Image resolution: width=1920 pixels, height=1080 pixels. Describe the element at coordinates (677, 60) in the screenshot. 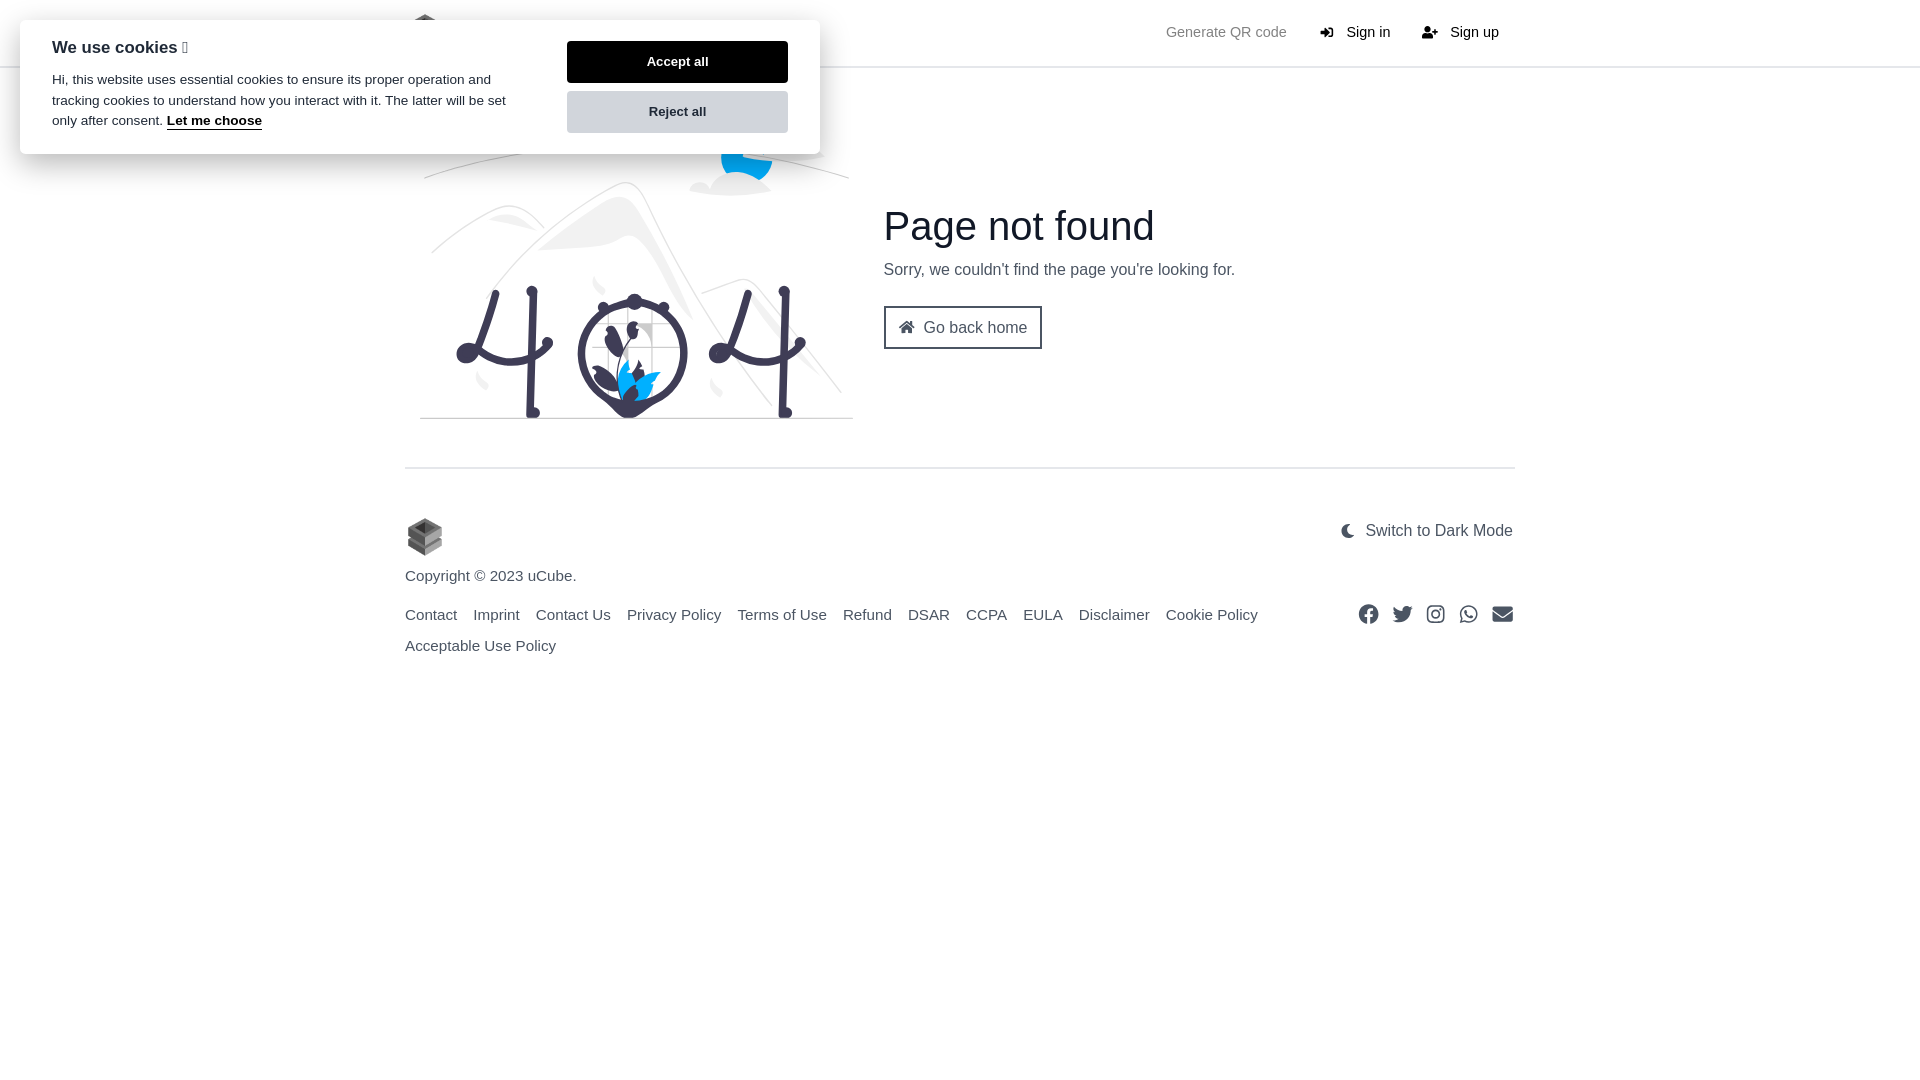

I see `'Accept all'` at that location.